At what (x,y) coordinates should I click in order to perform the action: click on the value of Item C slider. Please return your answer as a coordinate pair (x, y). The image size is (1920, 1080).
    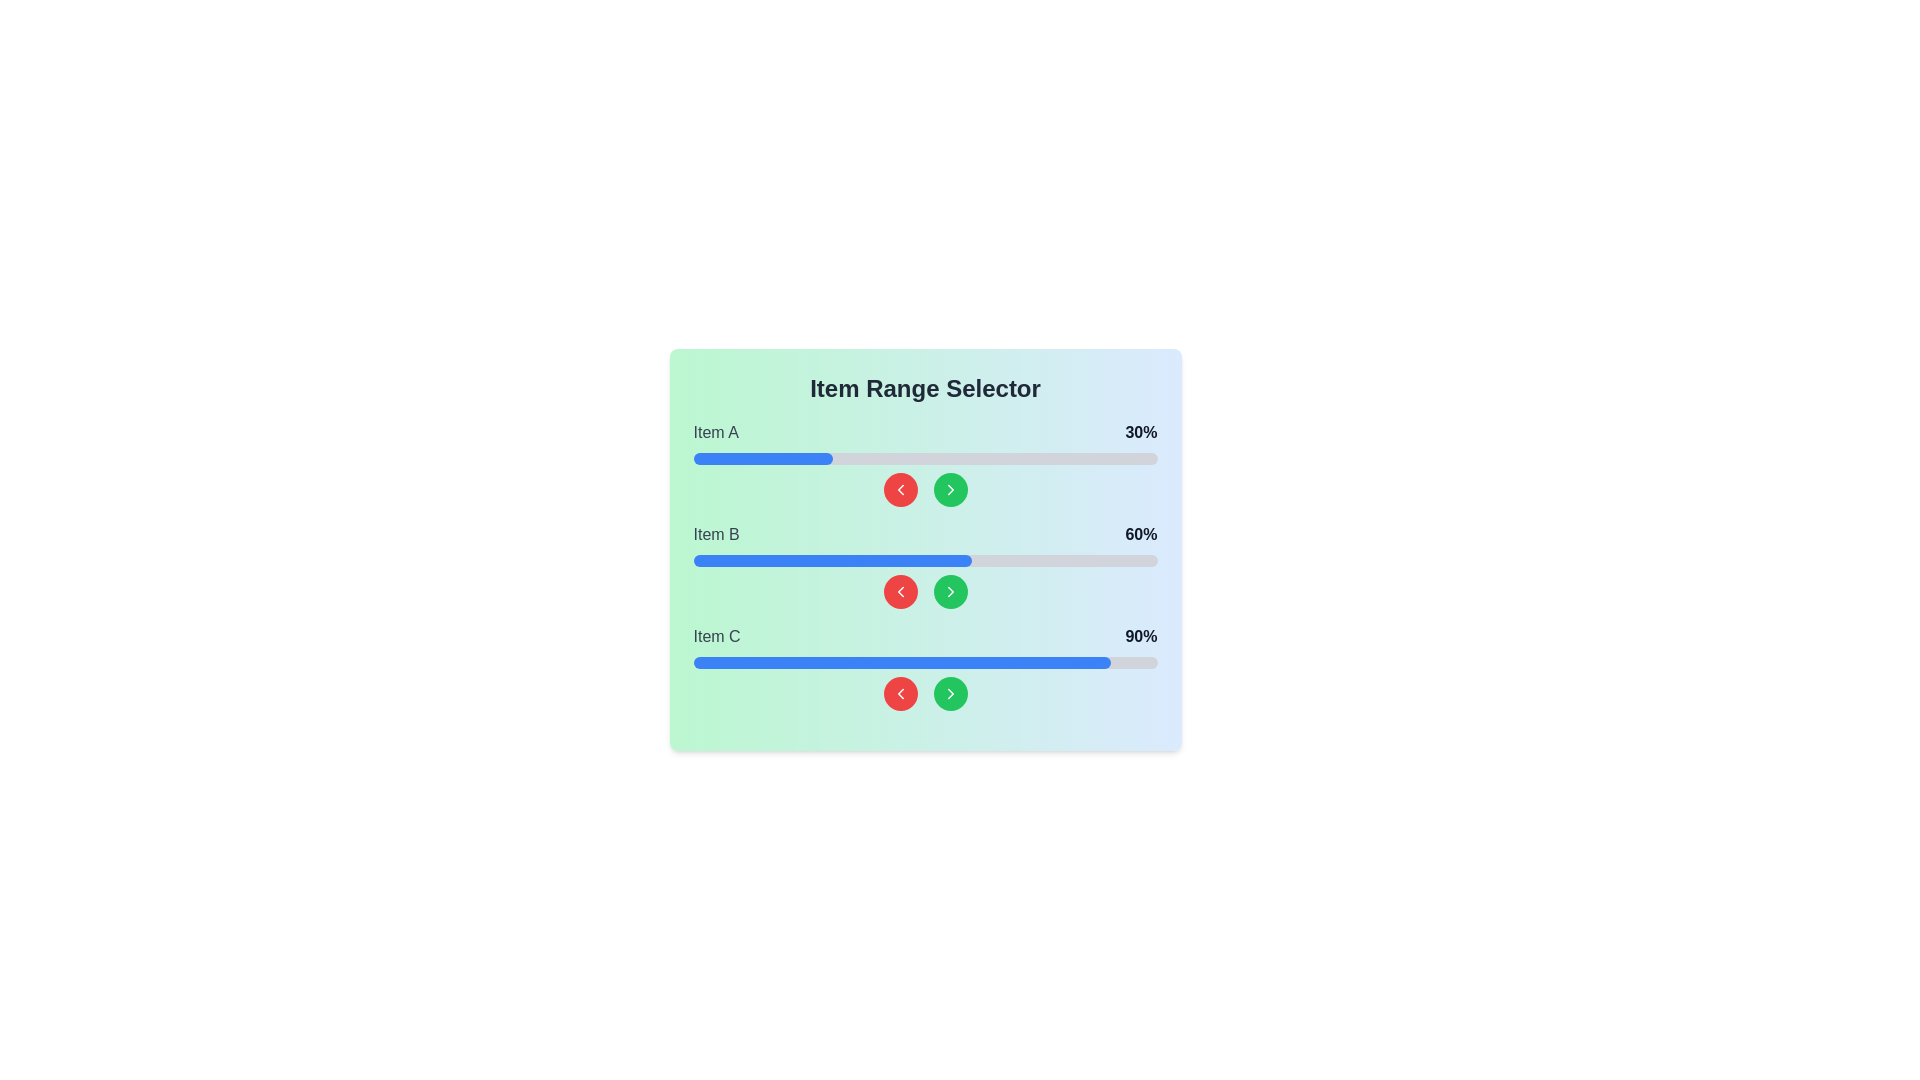
    Looking at the image, I should click on (985, 663).